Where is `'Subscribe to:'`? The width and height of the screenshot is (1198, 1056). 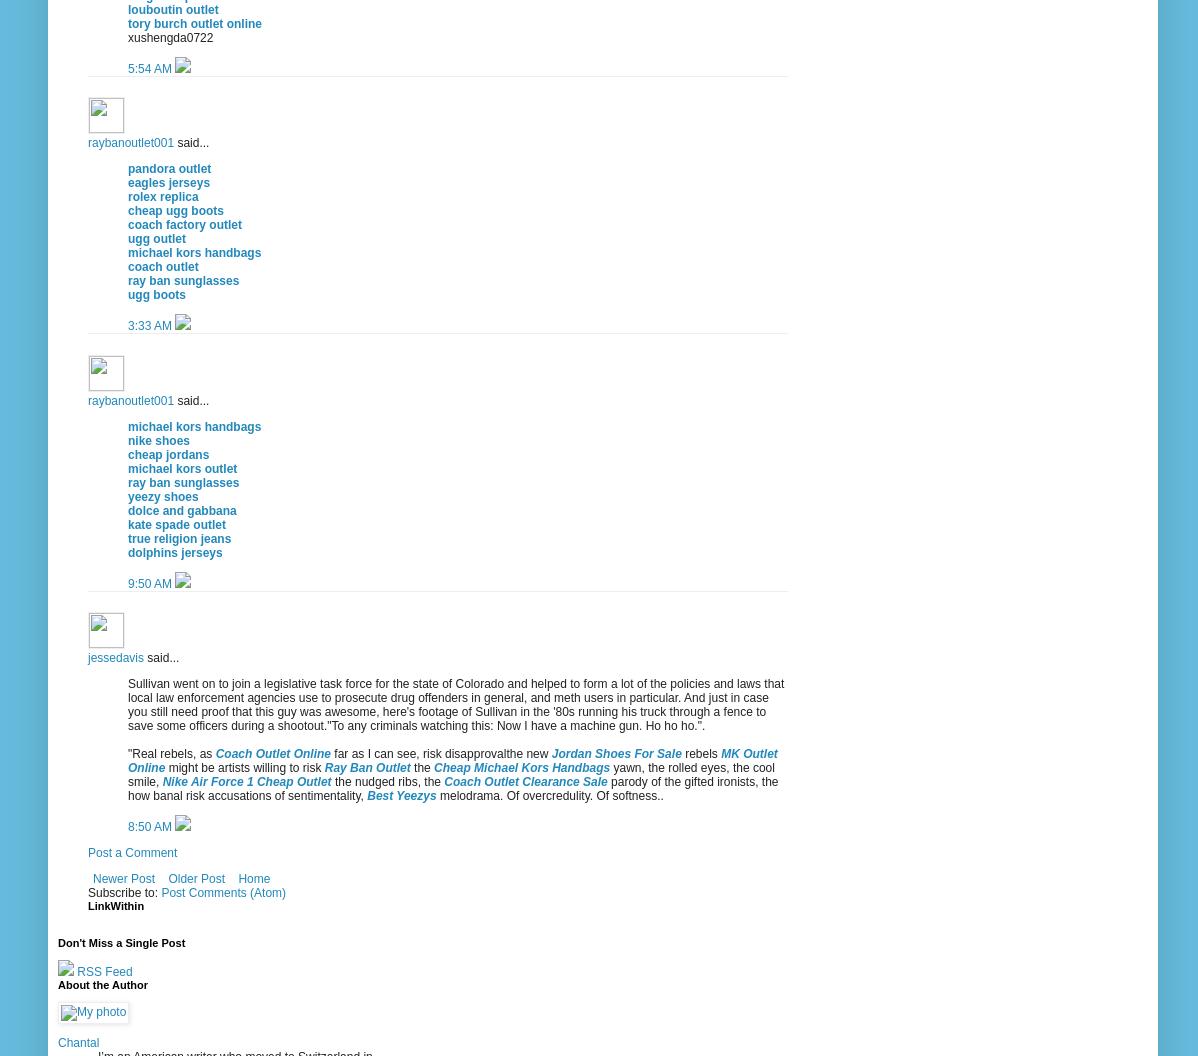
'Subscribe to:' is located at coordinates (123, 891).